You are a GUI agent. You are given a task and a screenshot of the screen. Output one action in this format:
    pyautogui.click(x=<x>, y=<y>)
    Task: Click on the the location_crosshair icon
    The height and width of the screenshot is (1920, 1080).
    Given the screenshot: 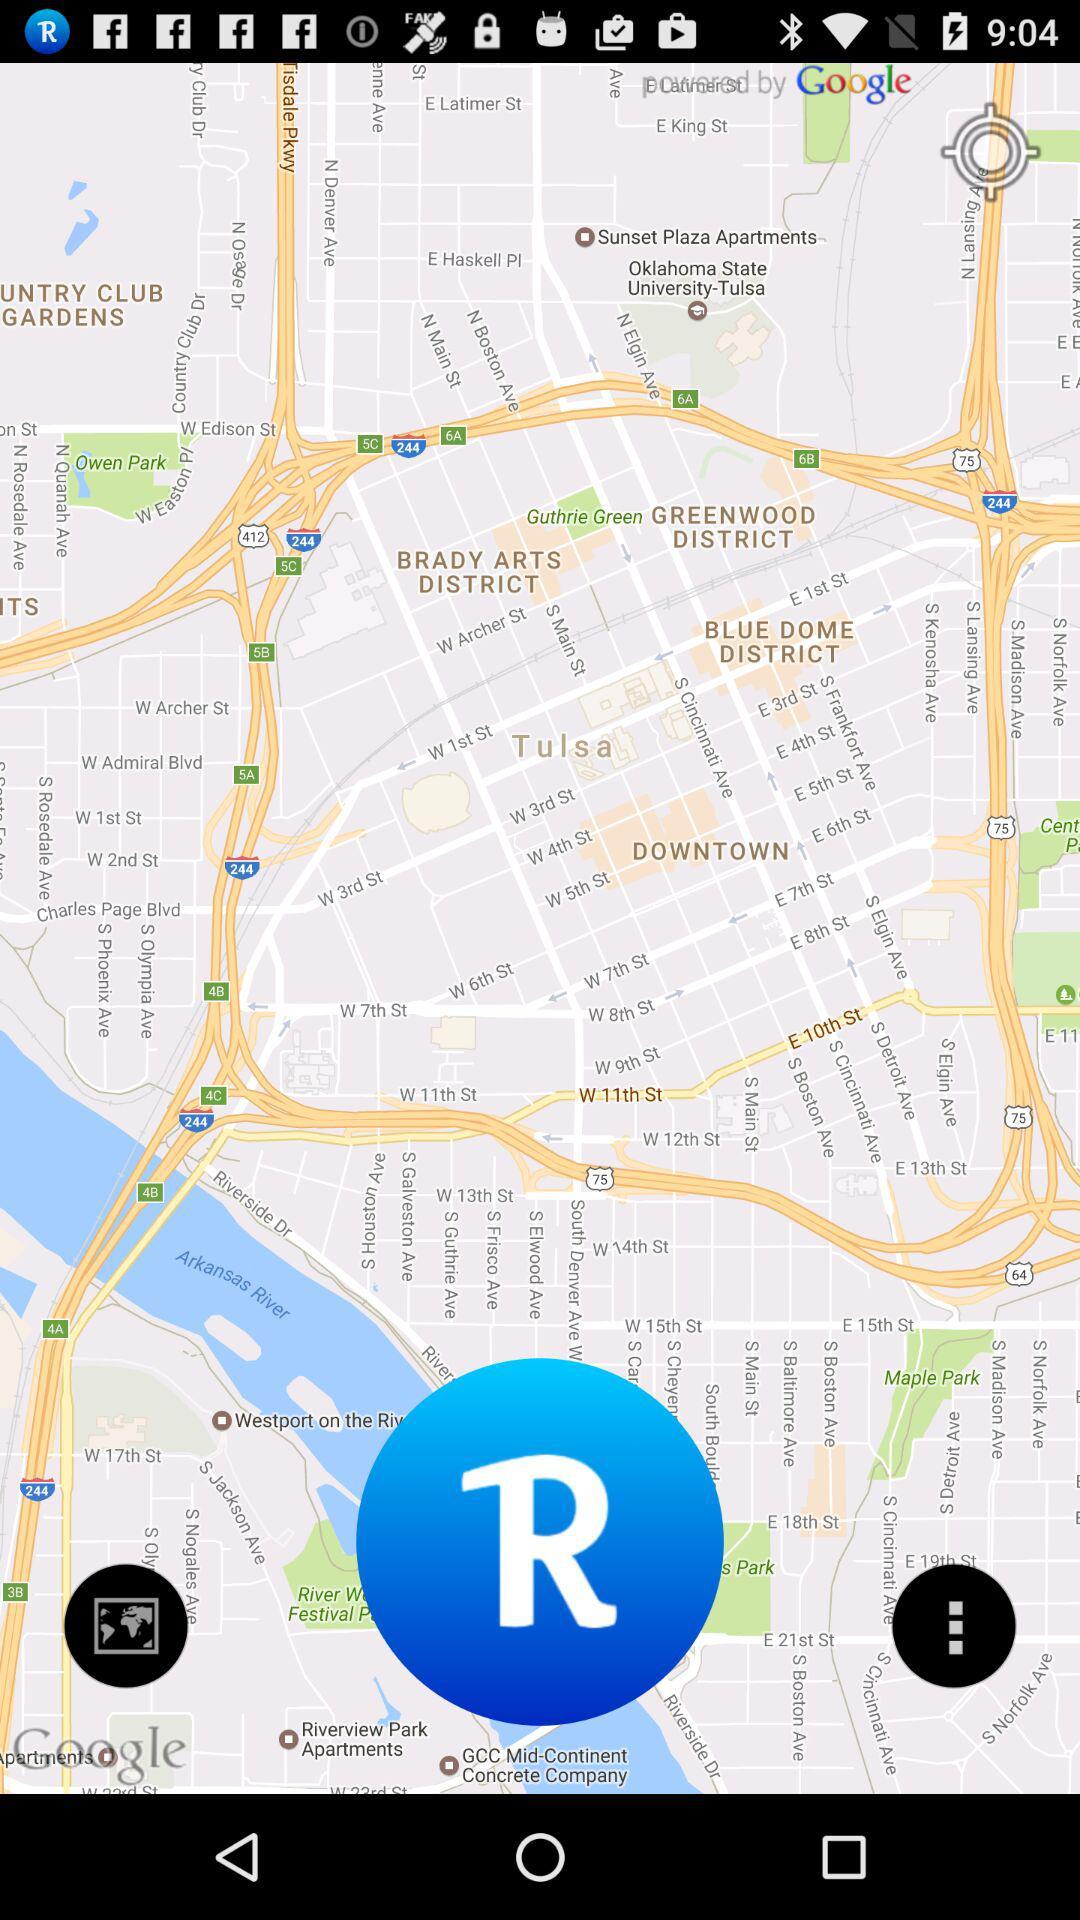 What is the action you would take?
    pyautogui.click(x=990, y=163)
    